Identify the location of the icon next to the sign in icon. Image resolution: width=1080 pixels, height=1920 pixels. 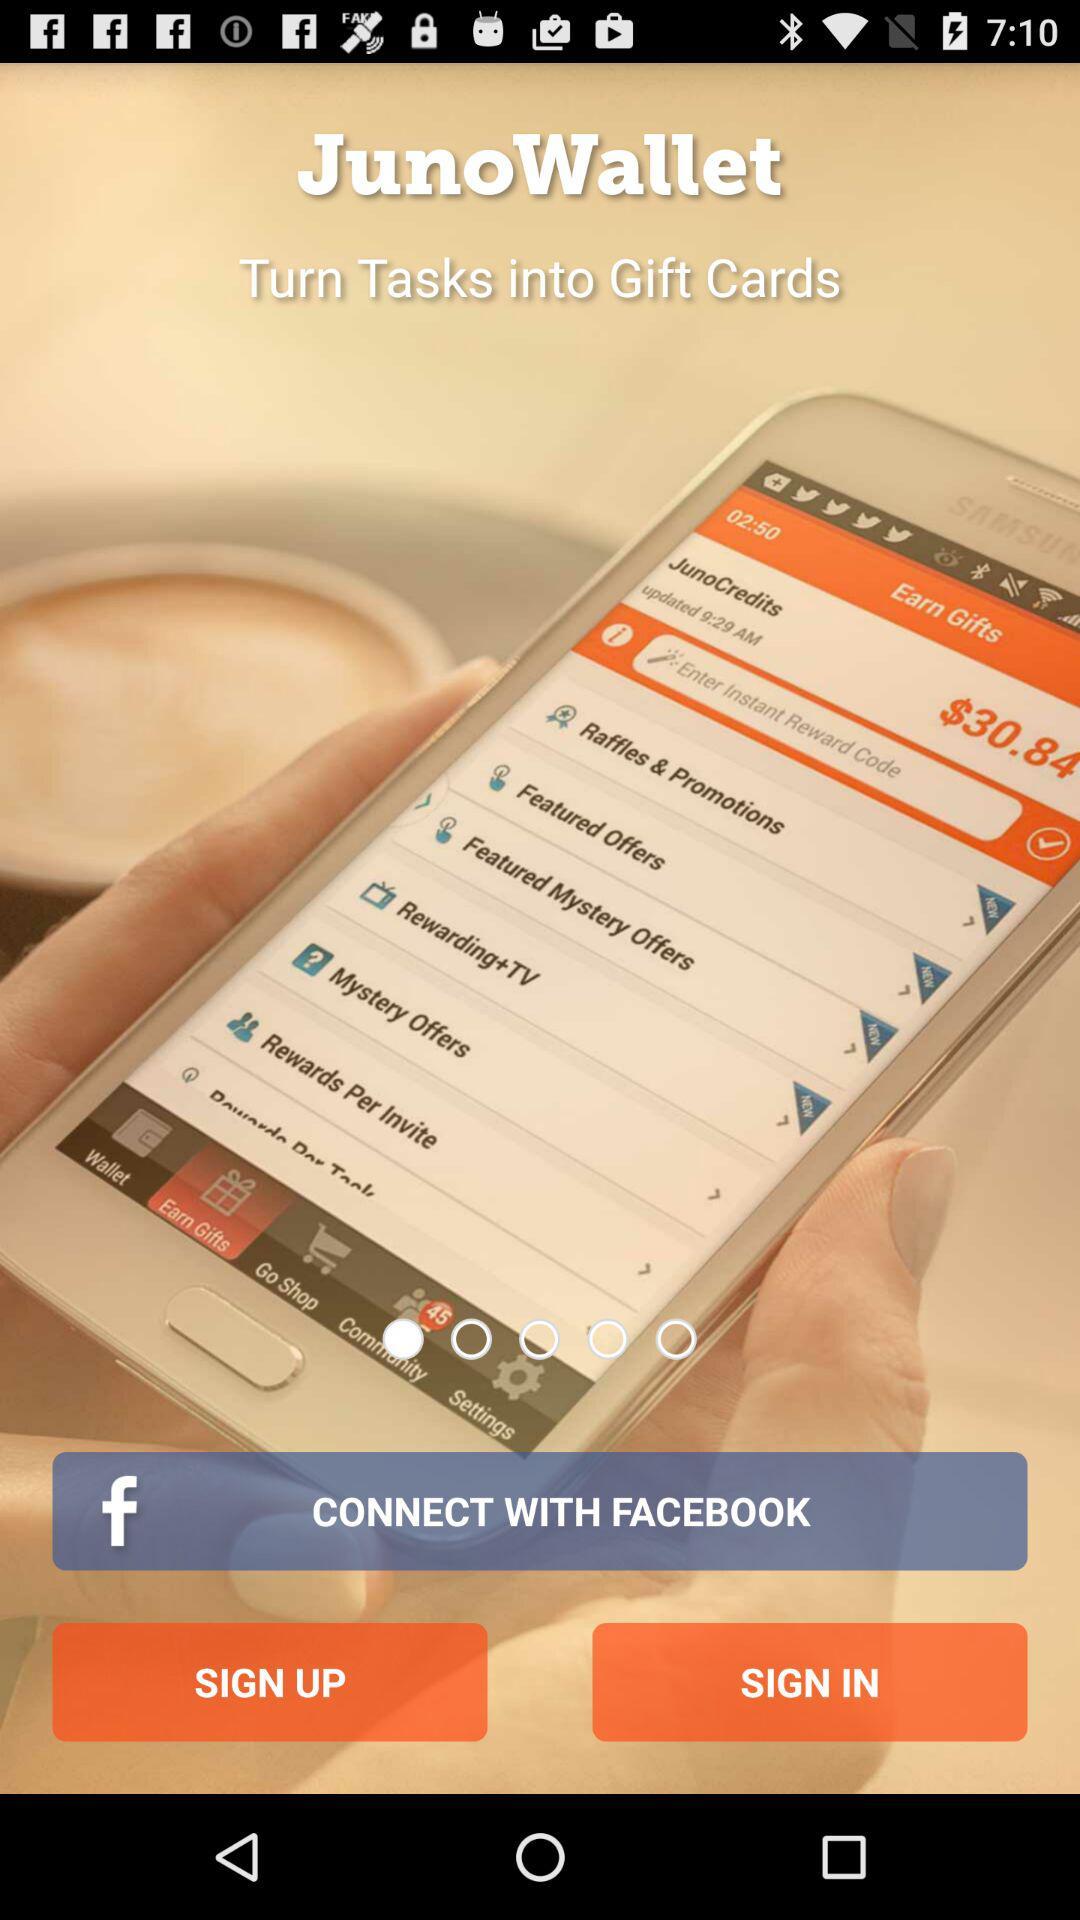
(270, 1681).